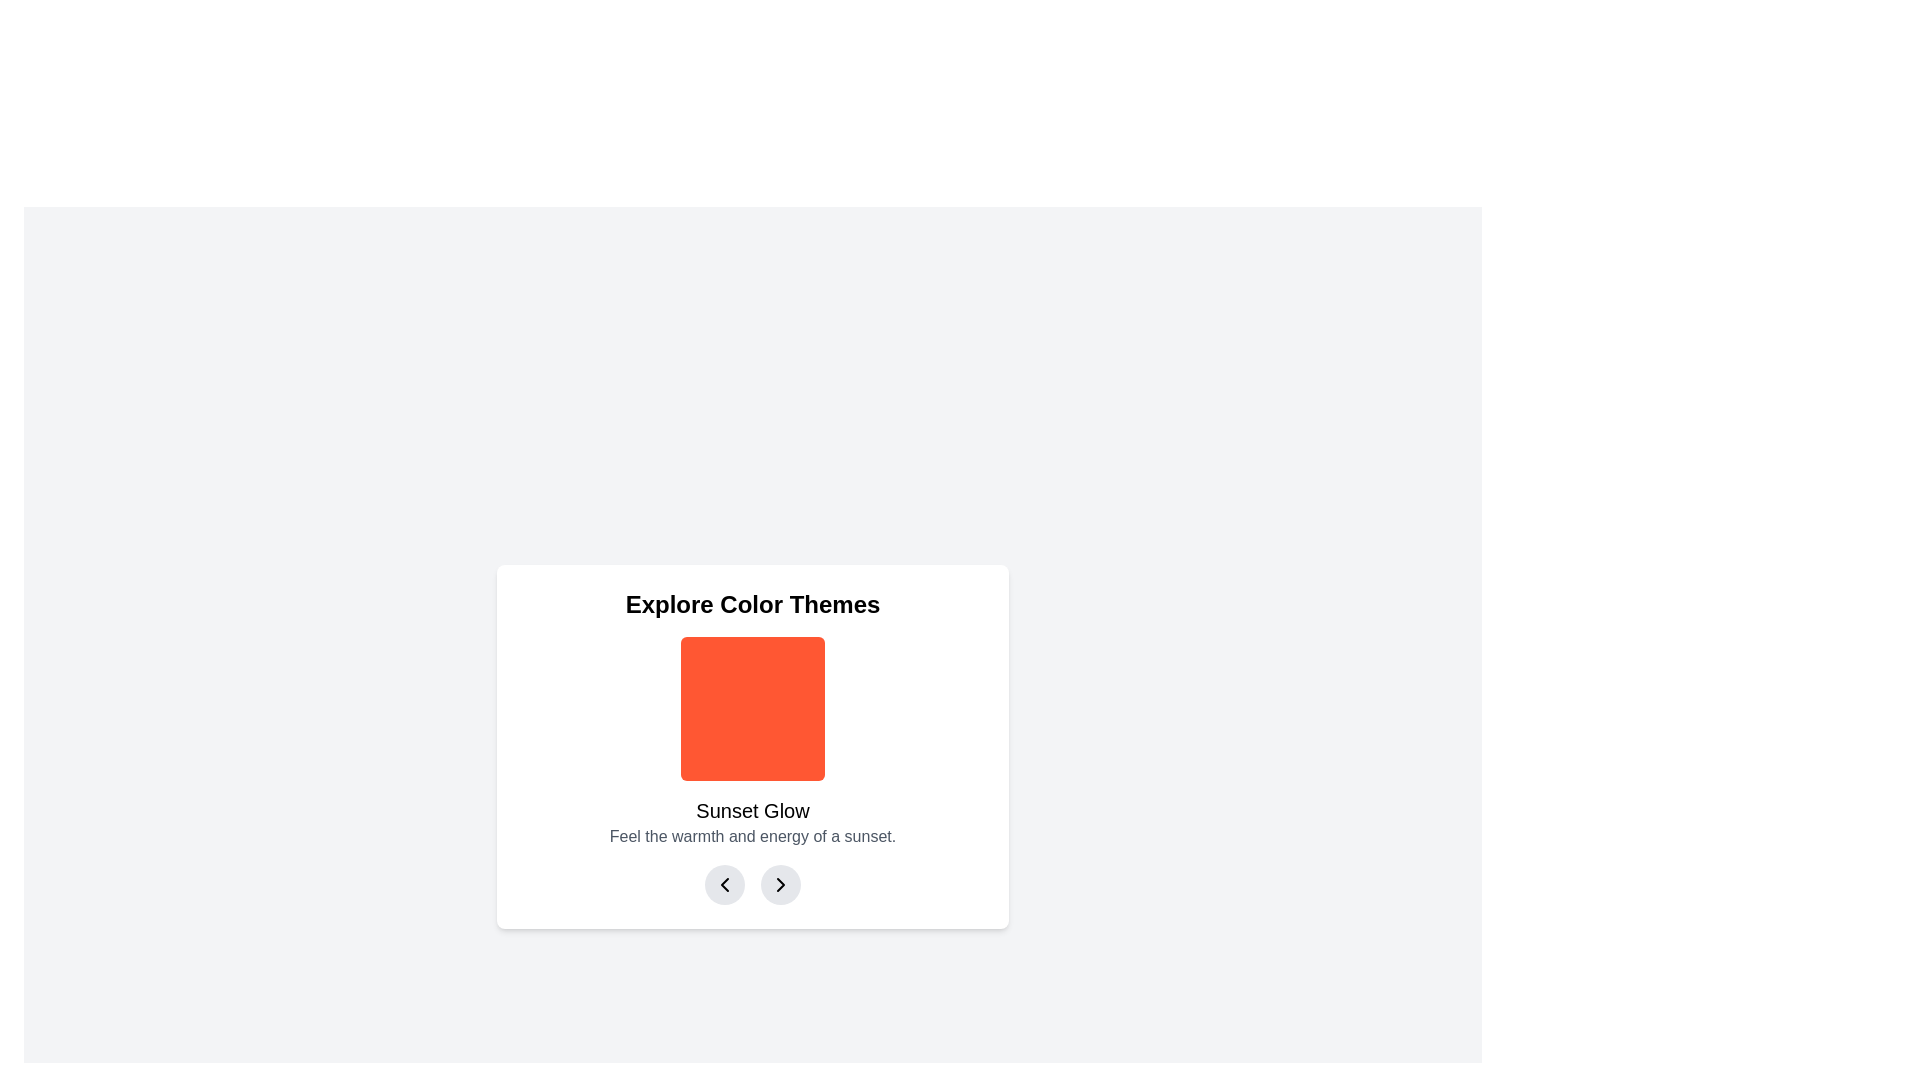 This screenshot has width=1920, height=1080. What do you see at coordinates (752, 810) in the screenshot?
I see `the static text label that indicates the feature associated with the color 'Sunset Glow', which is centrally aligned and located between a colored square and descriptive text` at bounding box center [752, 810].